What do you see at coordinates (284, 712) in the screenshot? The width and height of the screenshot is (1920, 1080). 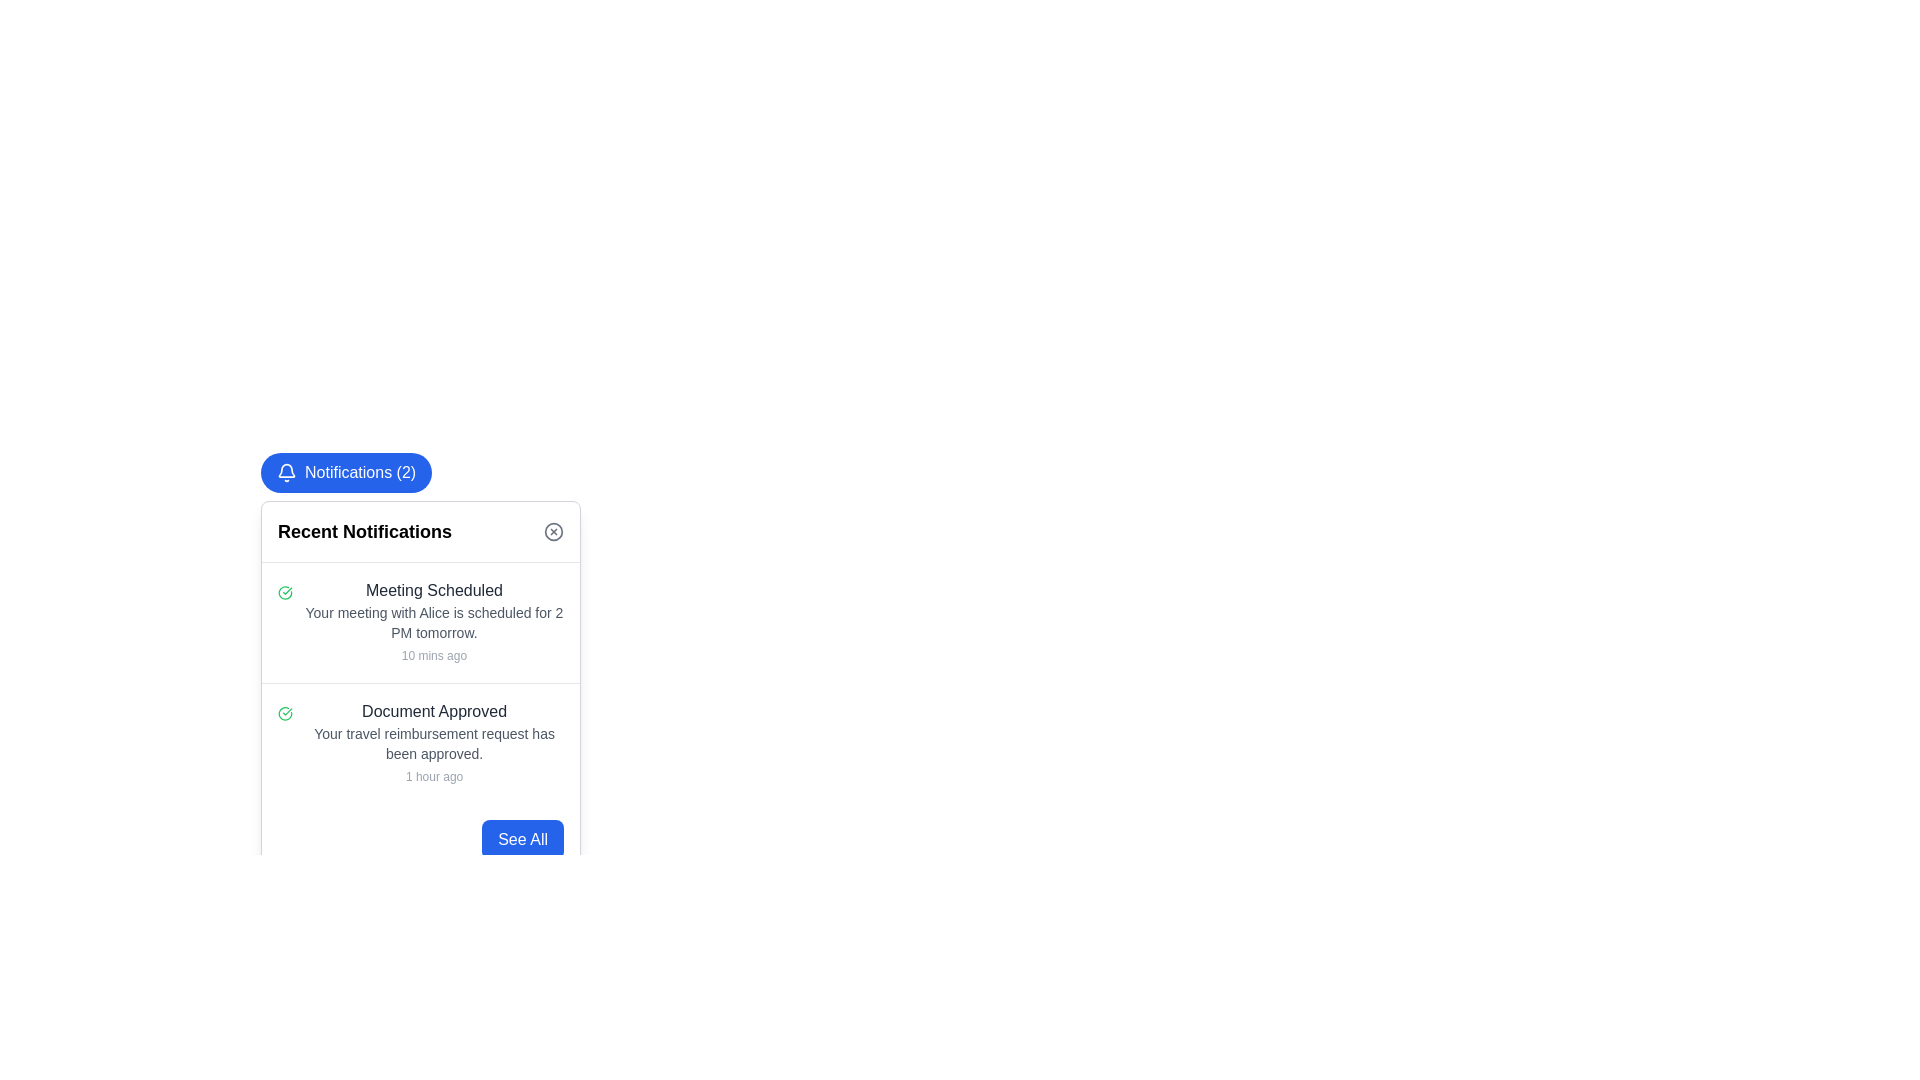 I see `the circular checkmark icon that indicates success or approval for the 'Document Approved' message` at bounding box center [284, 712].